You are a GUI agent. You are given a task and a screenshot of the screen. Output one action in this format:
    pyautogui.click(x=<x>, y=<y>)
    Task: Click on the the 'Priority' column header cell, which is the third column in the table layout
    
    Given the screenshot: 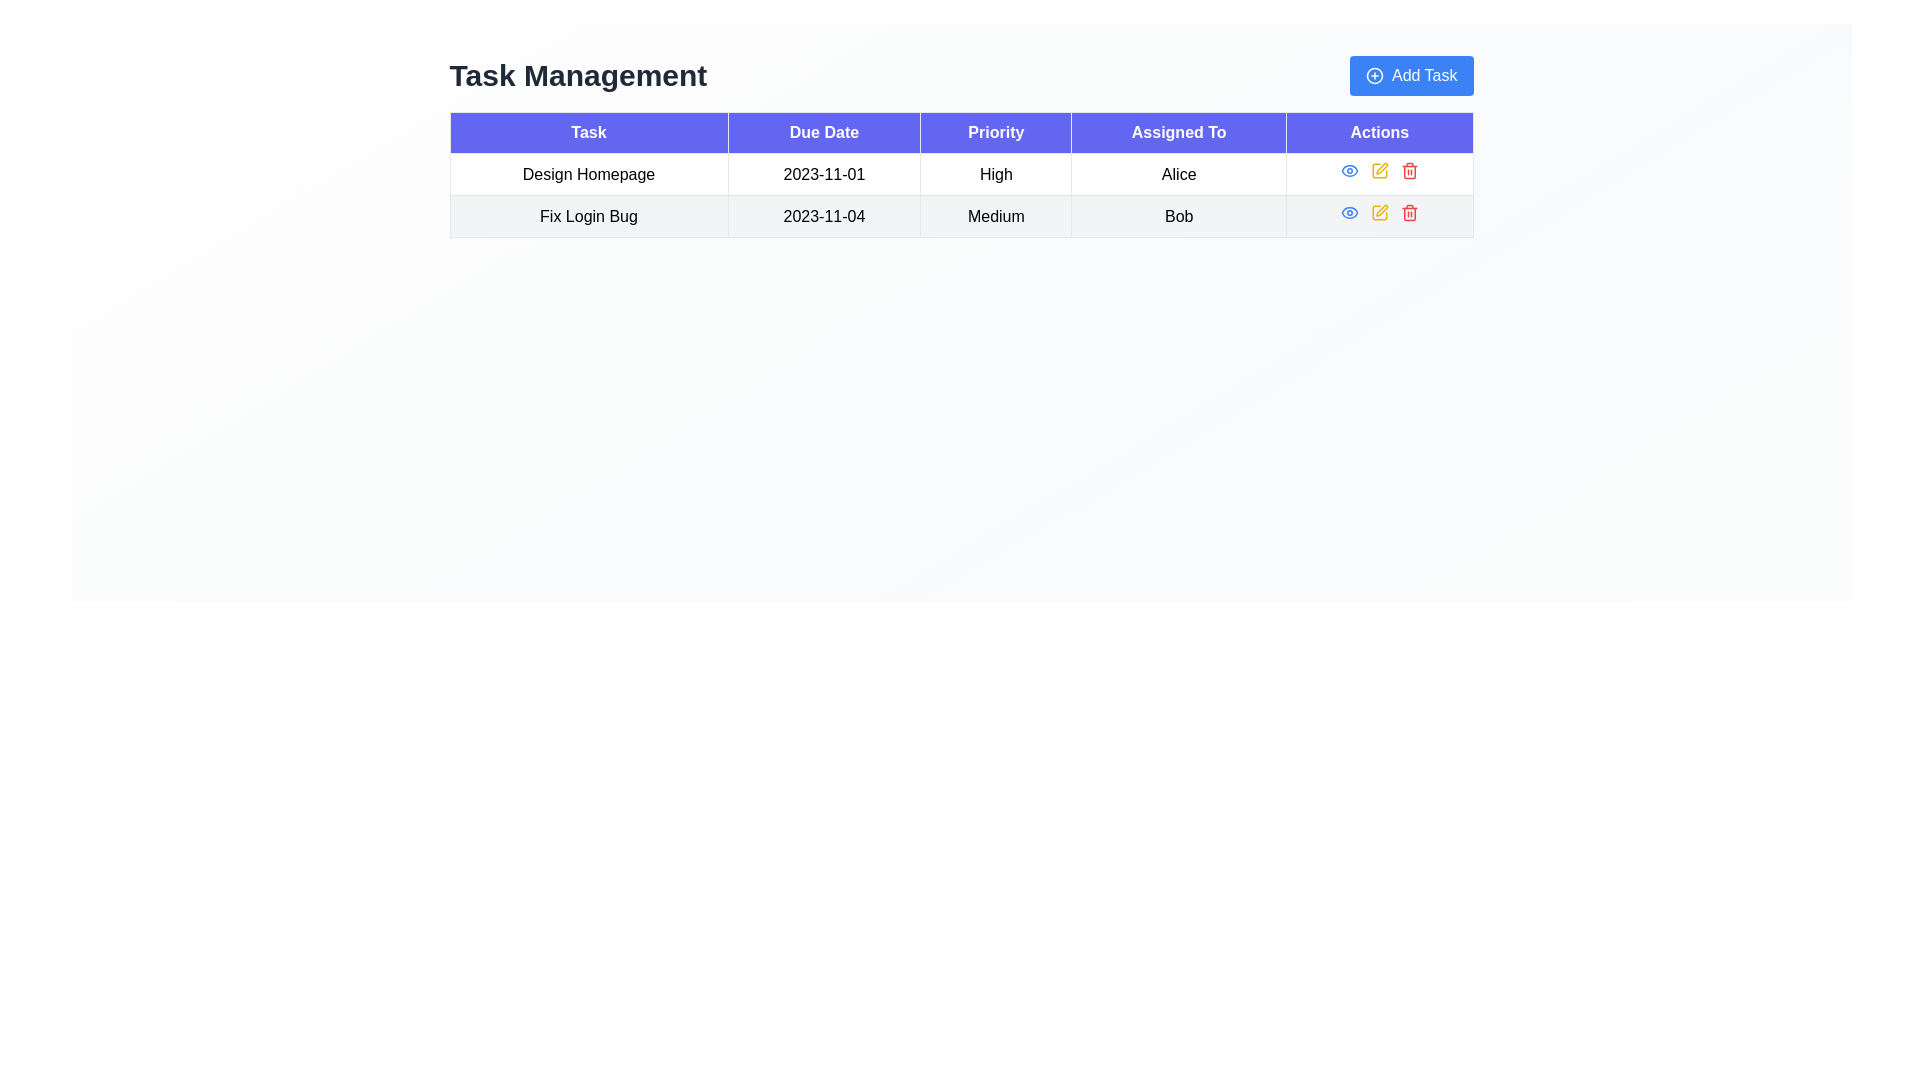 What is the action you would take?
    pyautogui.click(x=996, y=132)
    